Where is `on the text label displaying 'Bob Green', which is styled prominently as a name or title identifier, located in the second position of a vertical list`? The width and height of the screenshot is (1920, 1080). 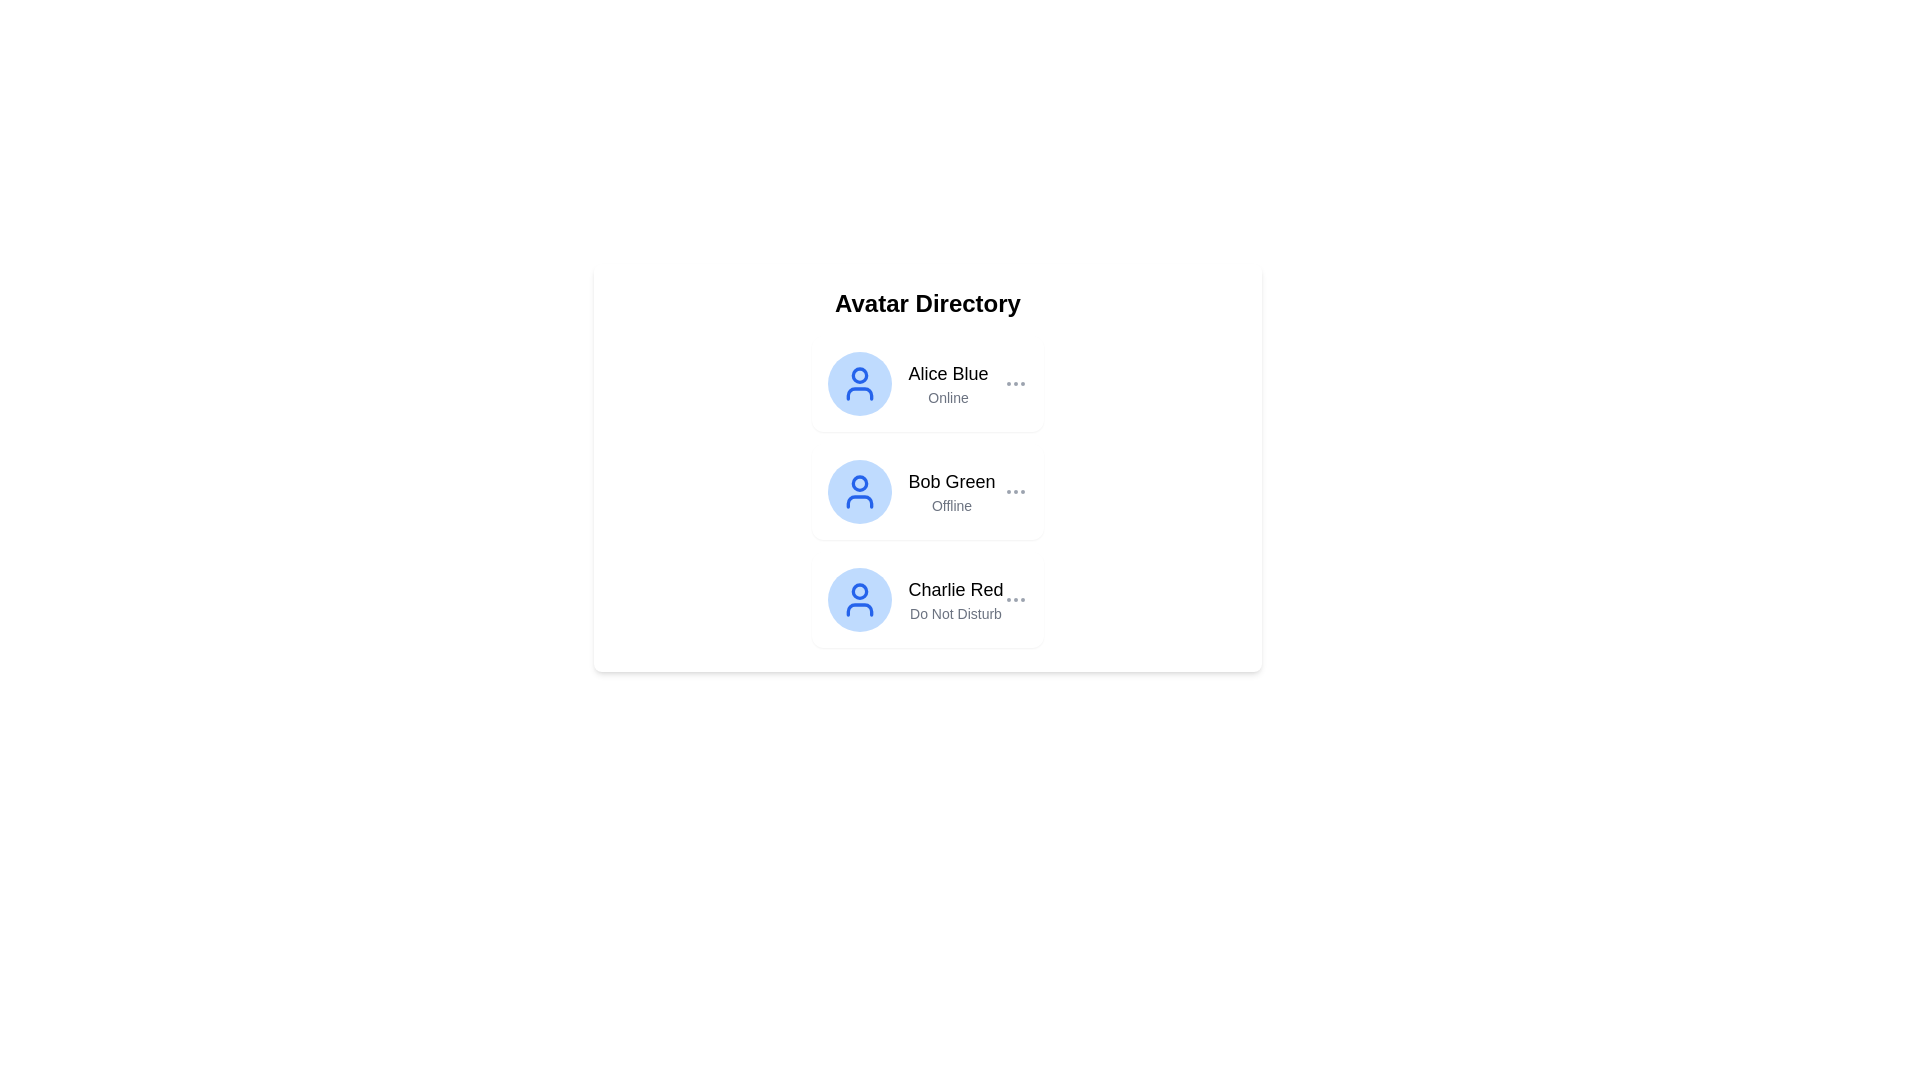
on the text label displaying 'Bob Green', which is styled prominently as a name or title identifier, located in the second position of a vertical list is located at coordinates (950, 482).